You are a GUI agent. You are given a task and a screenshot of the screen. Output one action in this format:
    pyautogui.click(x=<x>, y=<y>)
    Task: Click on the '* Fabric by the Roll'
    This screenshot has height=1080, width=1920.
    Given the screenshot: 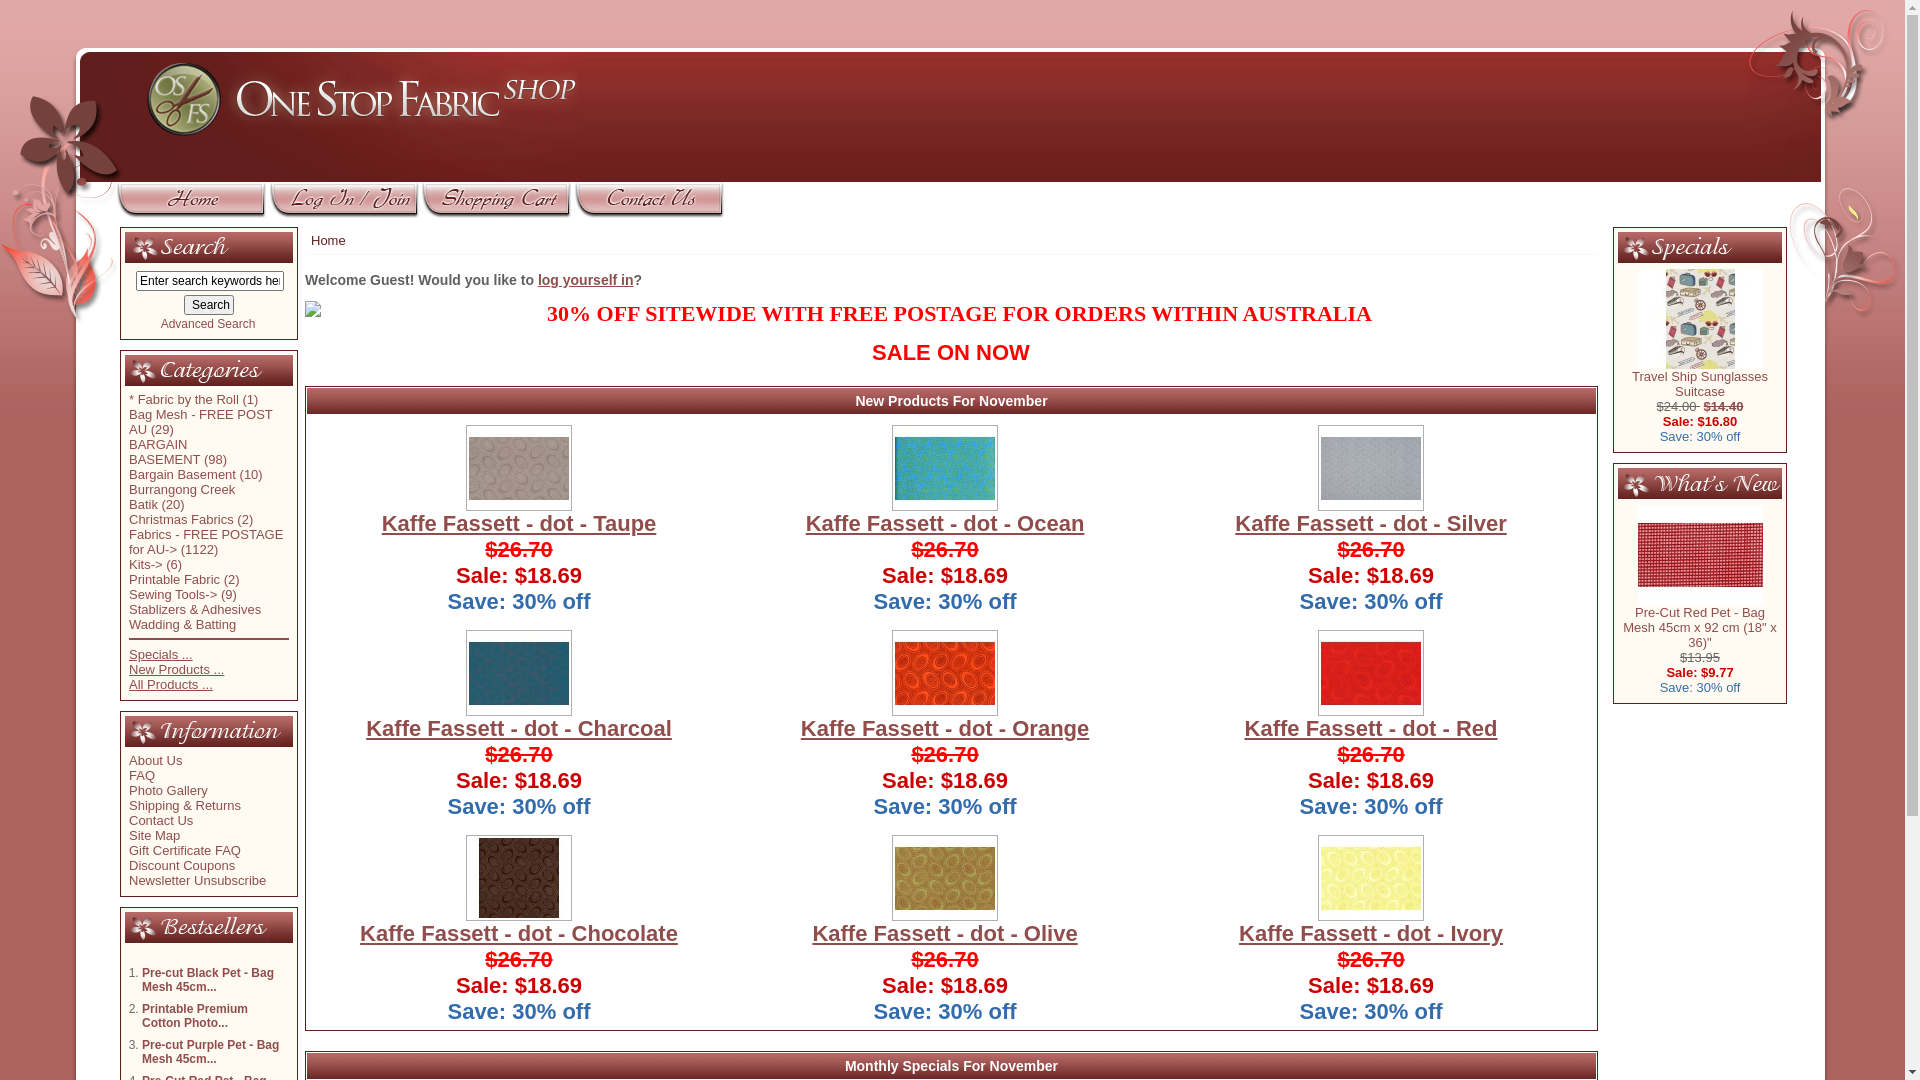 What is the action you would take?
    pyautogui.click(x=128, y=399)
    